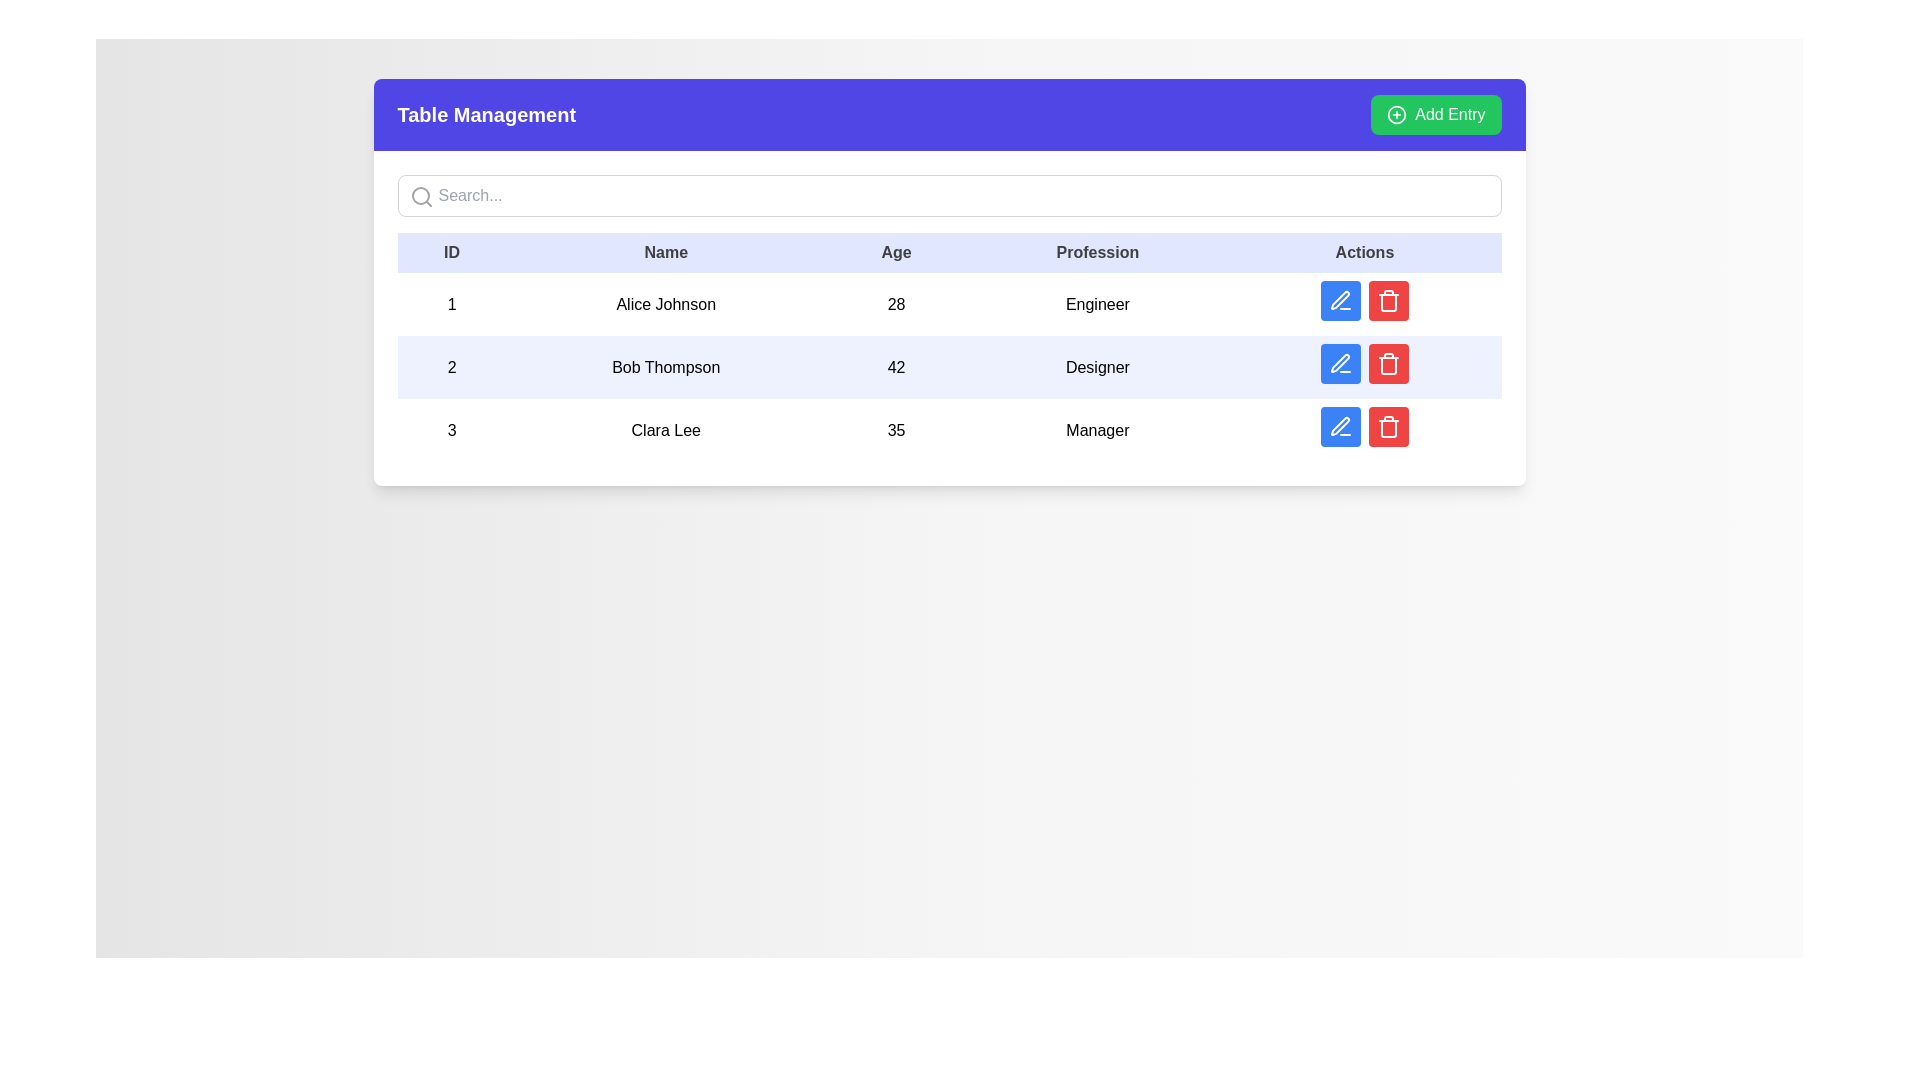 This screenshot has height=1080, width=1920. Describe the element at coordinates (1387, 303) in the screenshot. I see `the Trash Bin Illustration icon in the Actions column of the second row, which is part of the delete button` at that location.